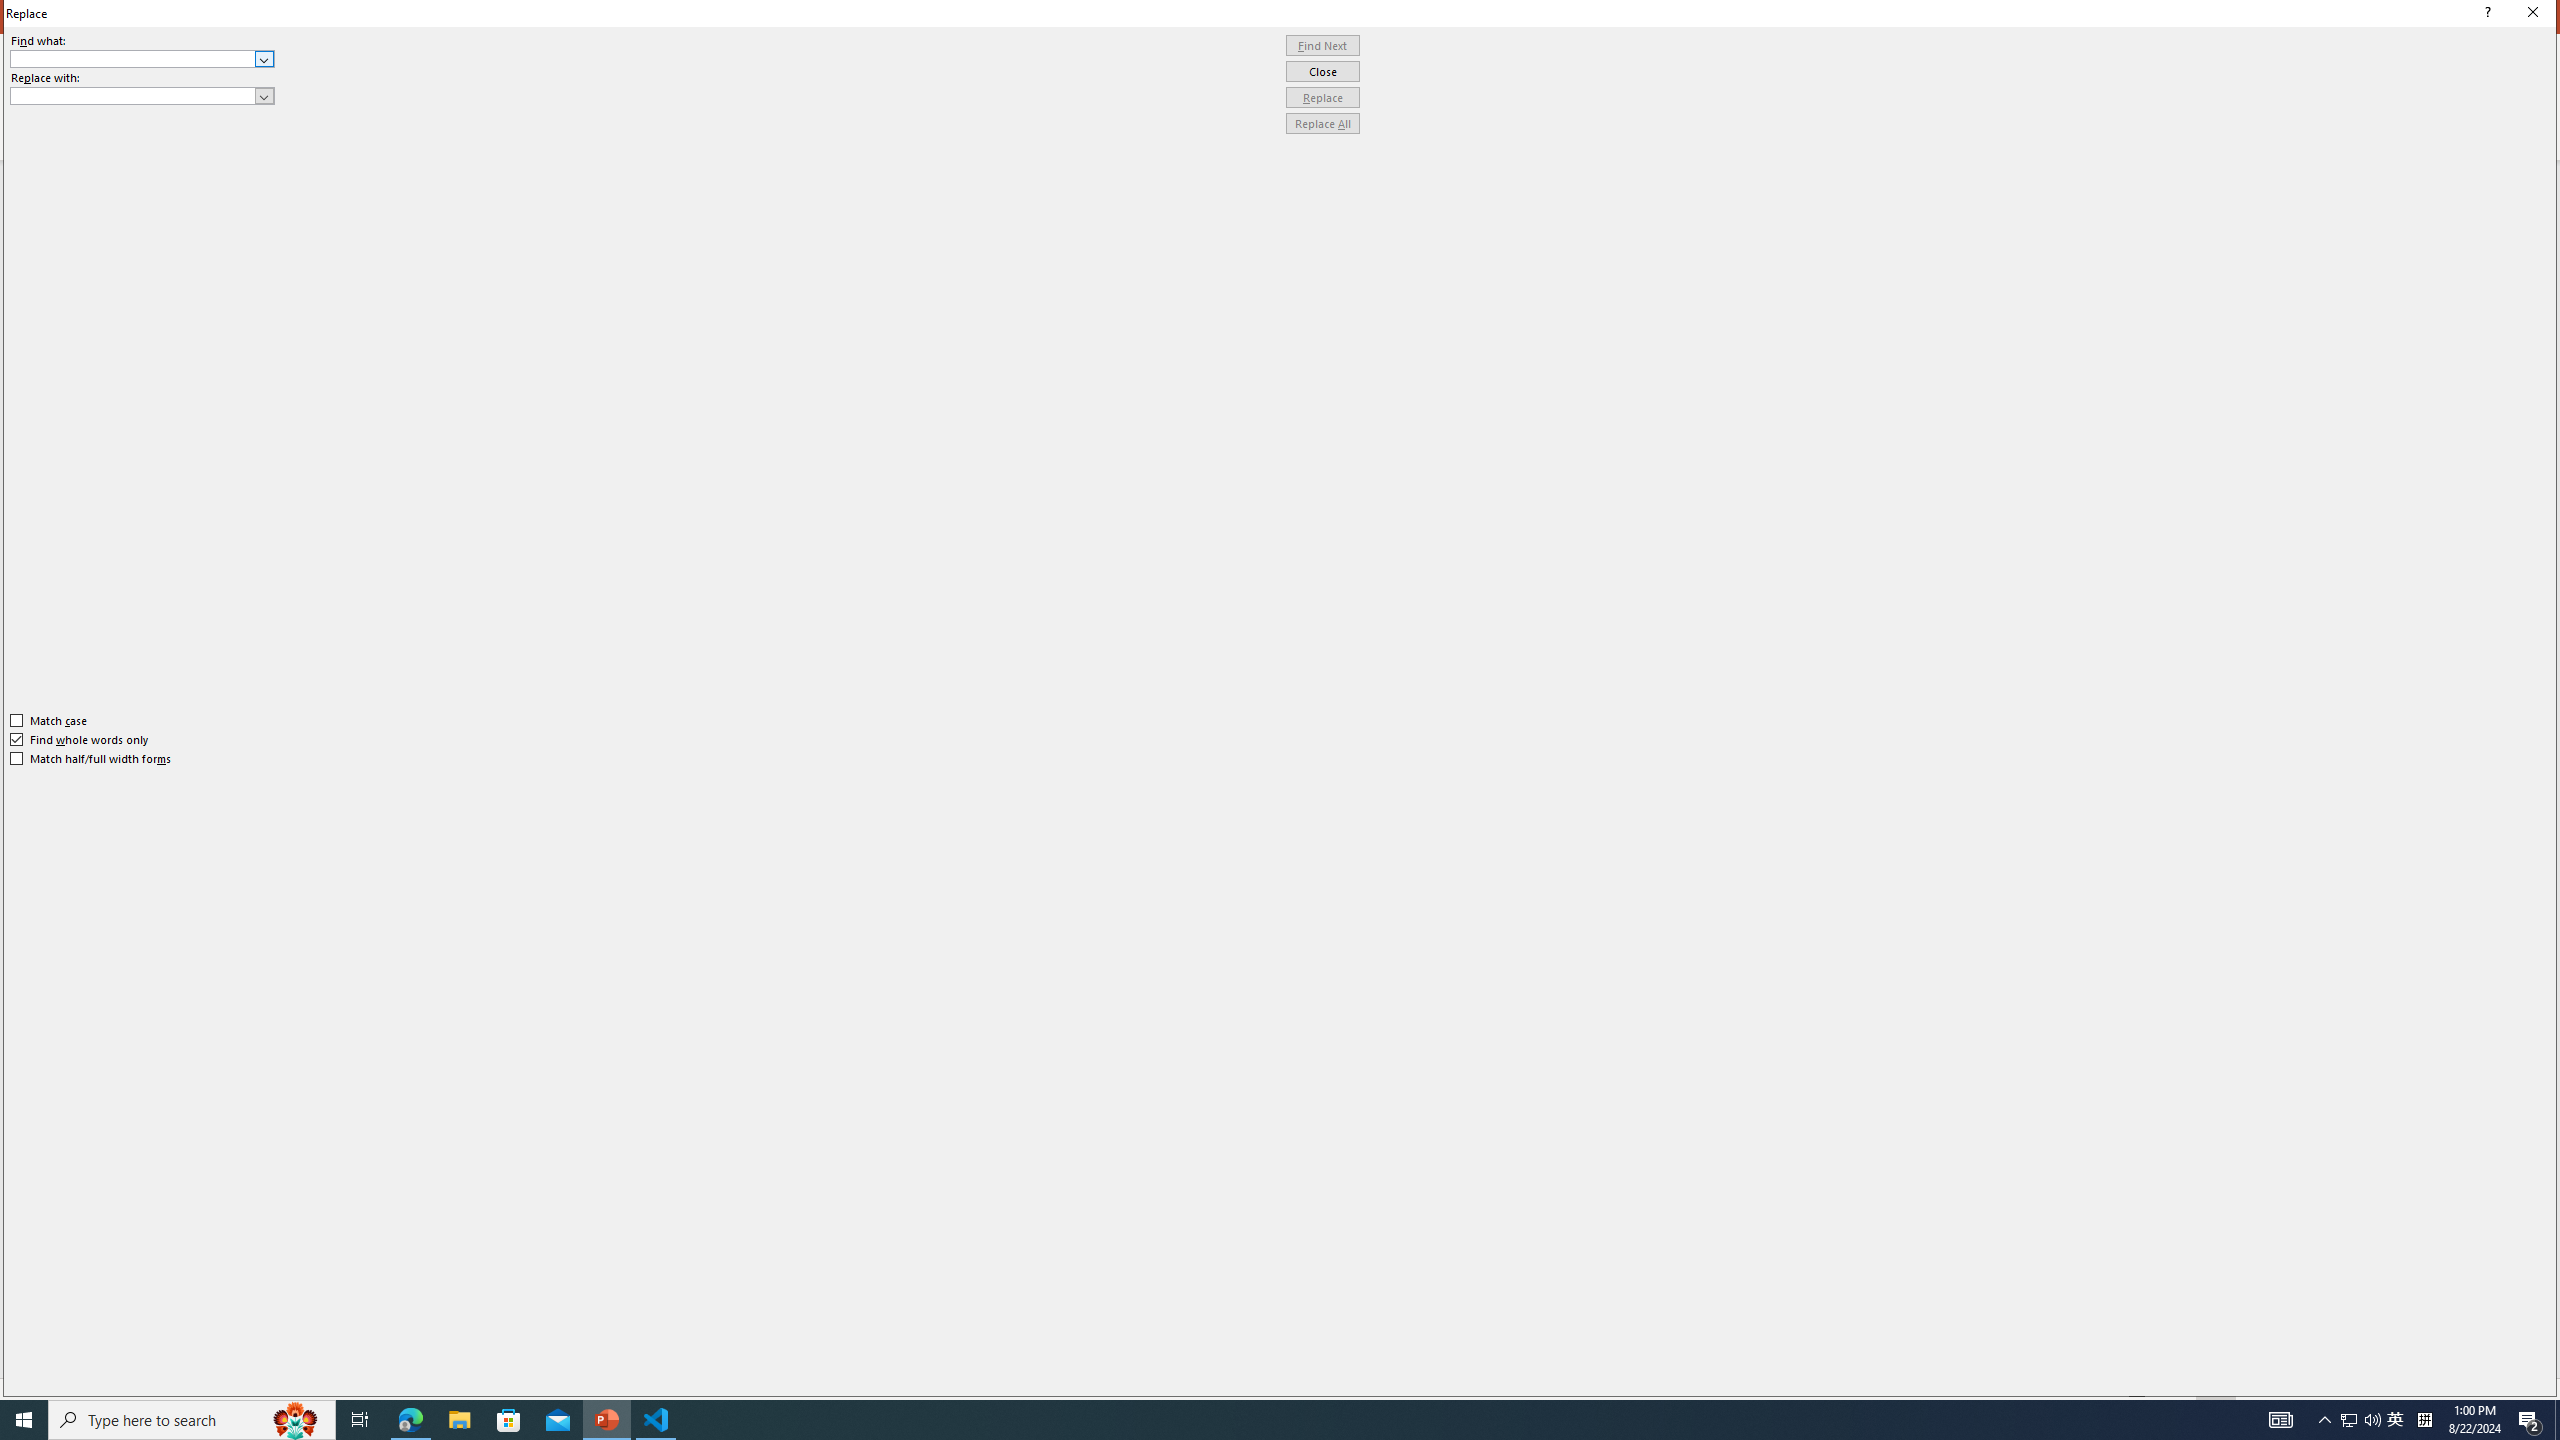 This screenshot has height=1440, width=2560. What do you see at coordinates (1322, 45) in the screenshot?
I see `'Find Next'` at bounding box center [1322, 45].